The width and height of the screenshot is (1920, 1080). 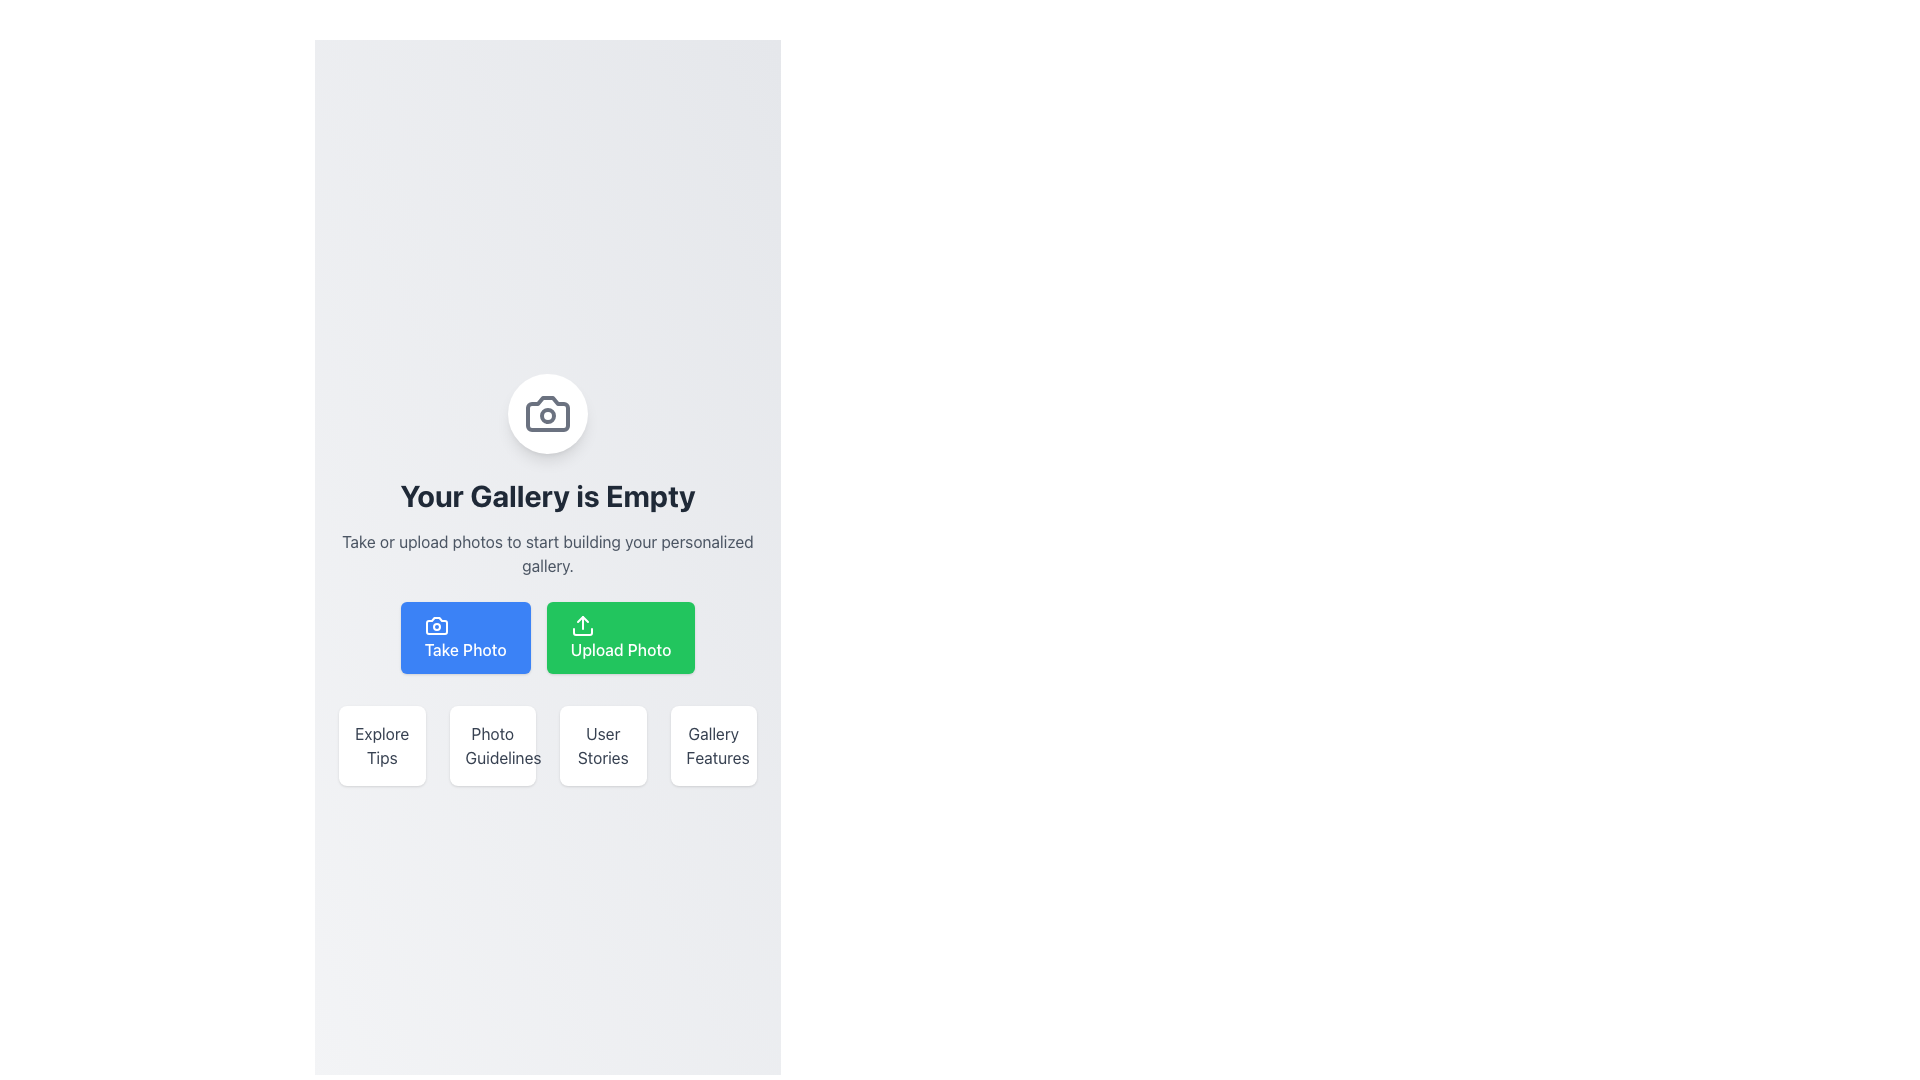 What do you see at coordinates (602, 745) in the screenshot?
I see `the 'User Stories' button located centrally in the grid of buttons below 'Take Photo' and 'Upload Photo', specifically the third button between 'Photo Guidelines' and 'Gallery Features'` at bounding box center [602, 745].